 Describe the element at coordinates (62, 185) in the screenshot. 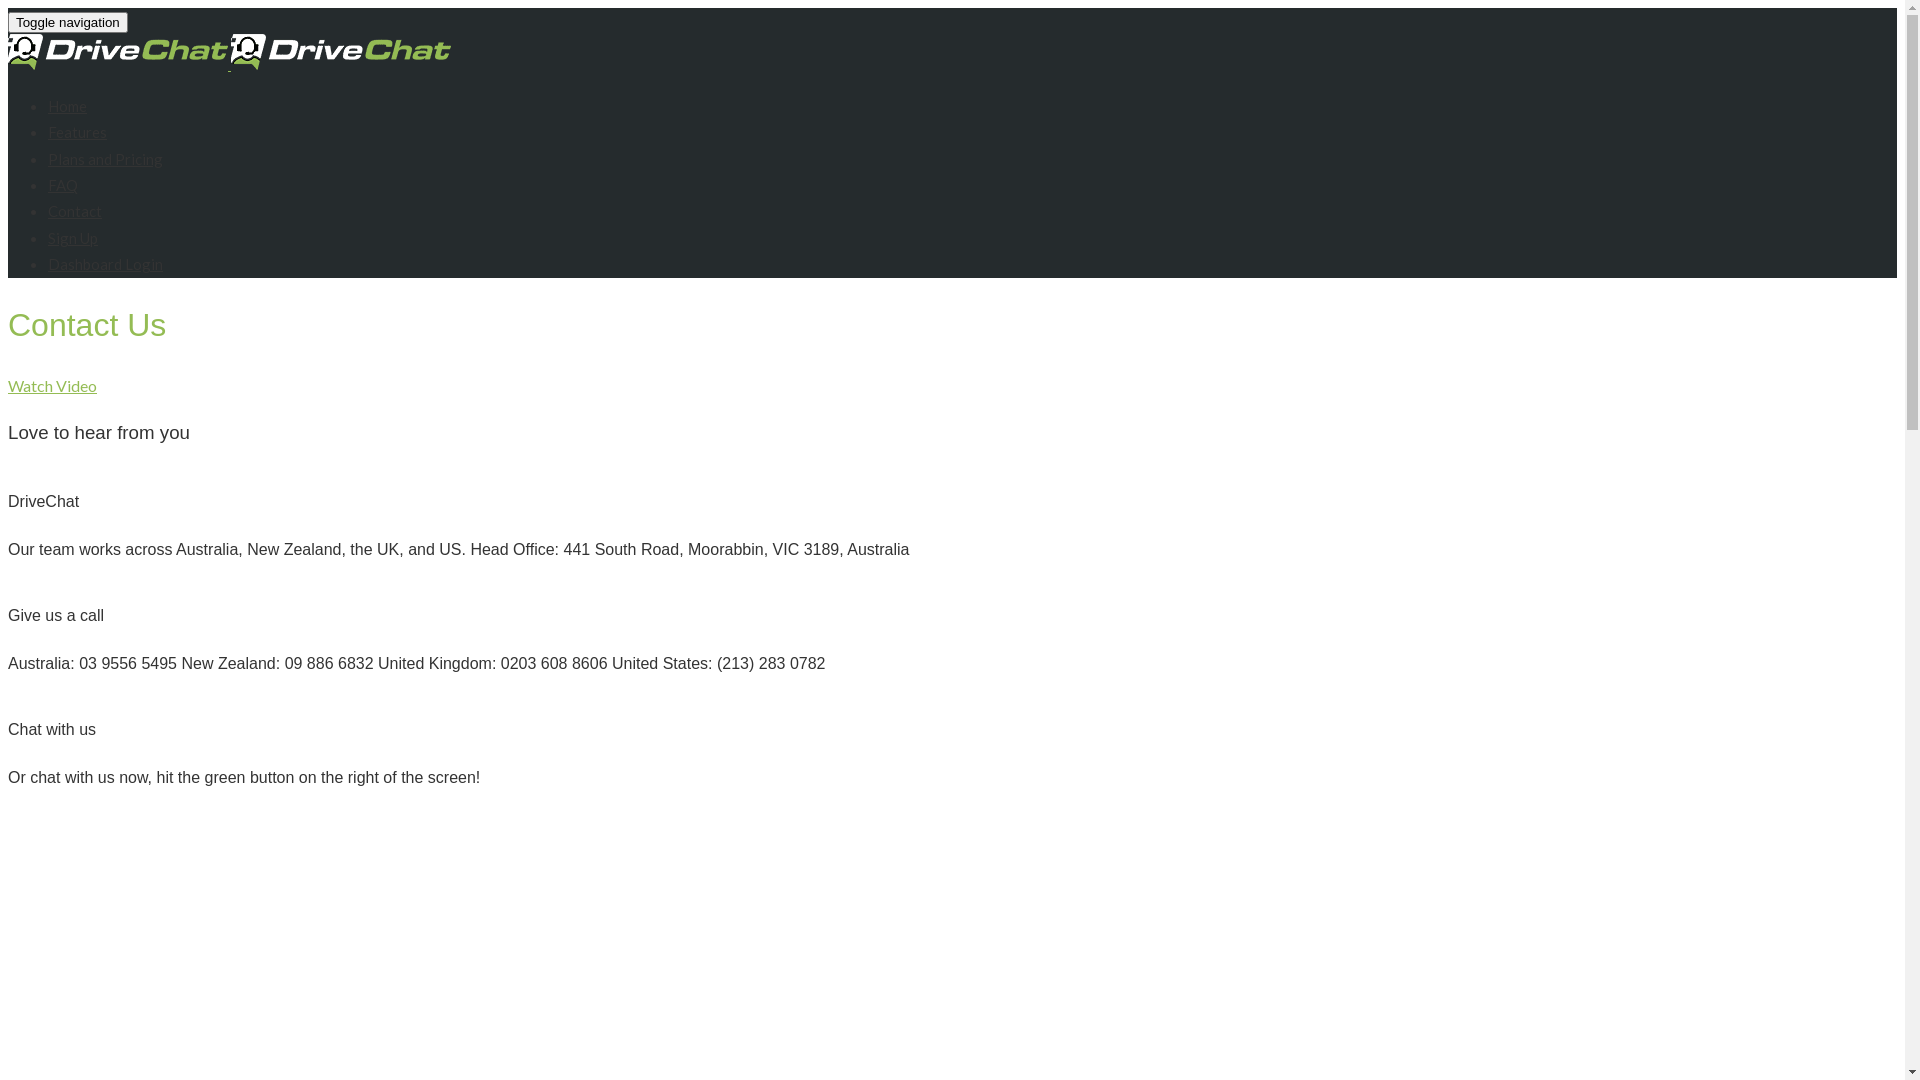

I see `'FAQ'` at that location.